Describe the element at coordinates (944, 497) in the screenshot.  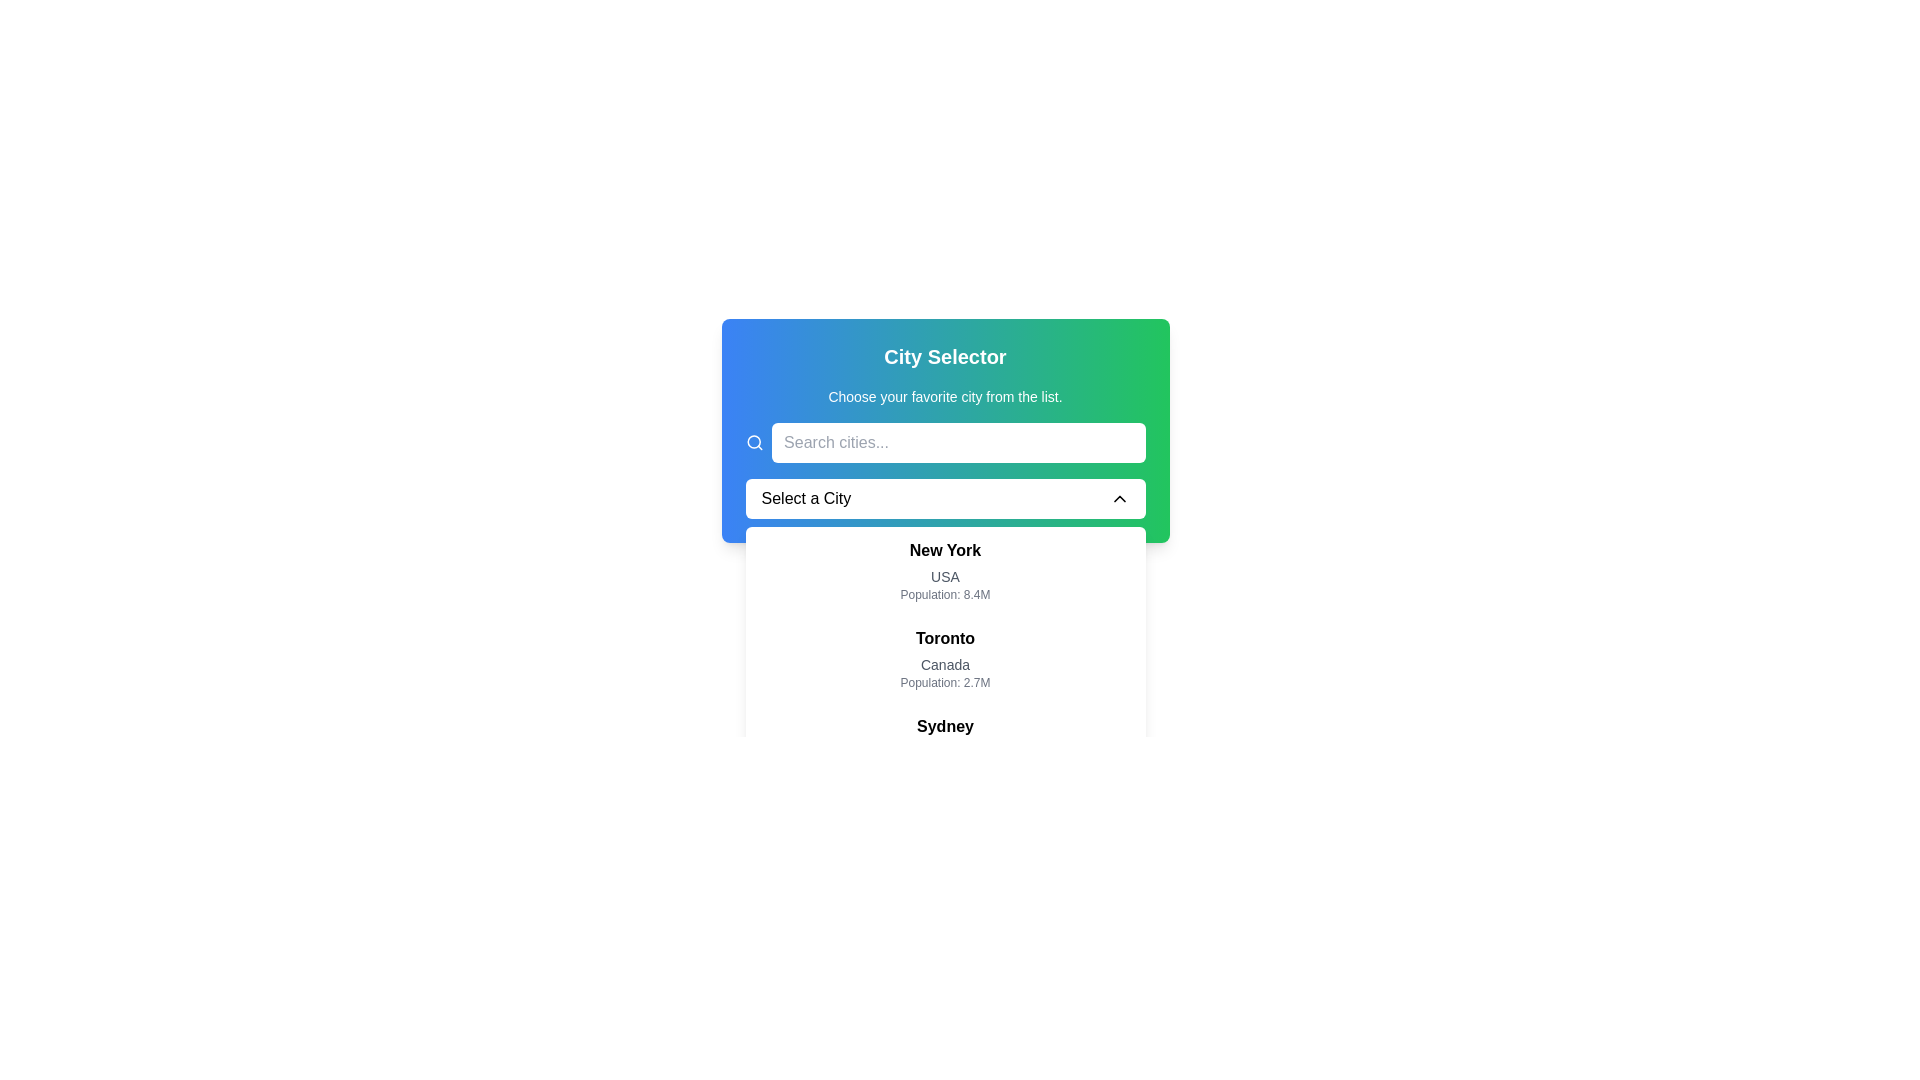
I see `the dropdown menu for city selection, positioned below the search bar and above the list of cities` at that location.